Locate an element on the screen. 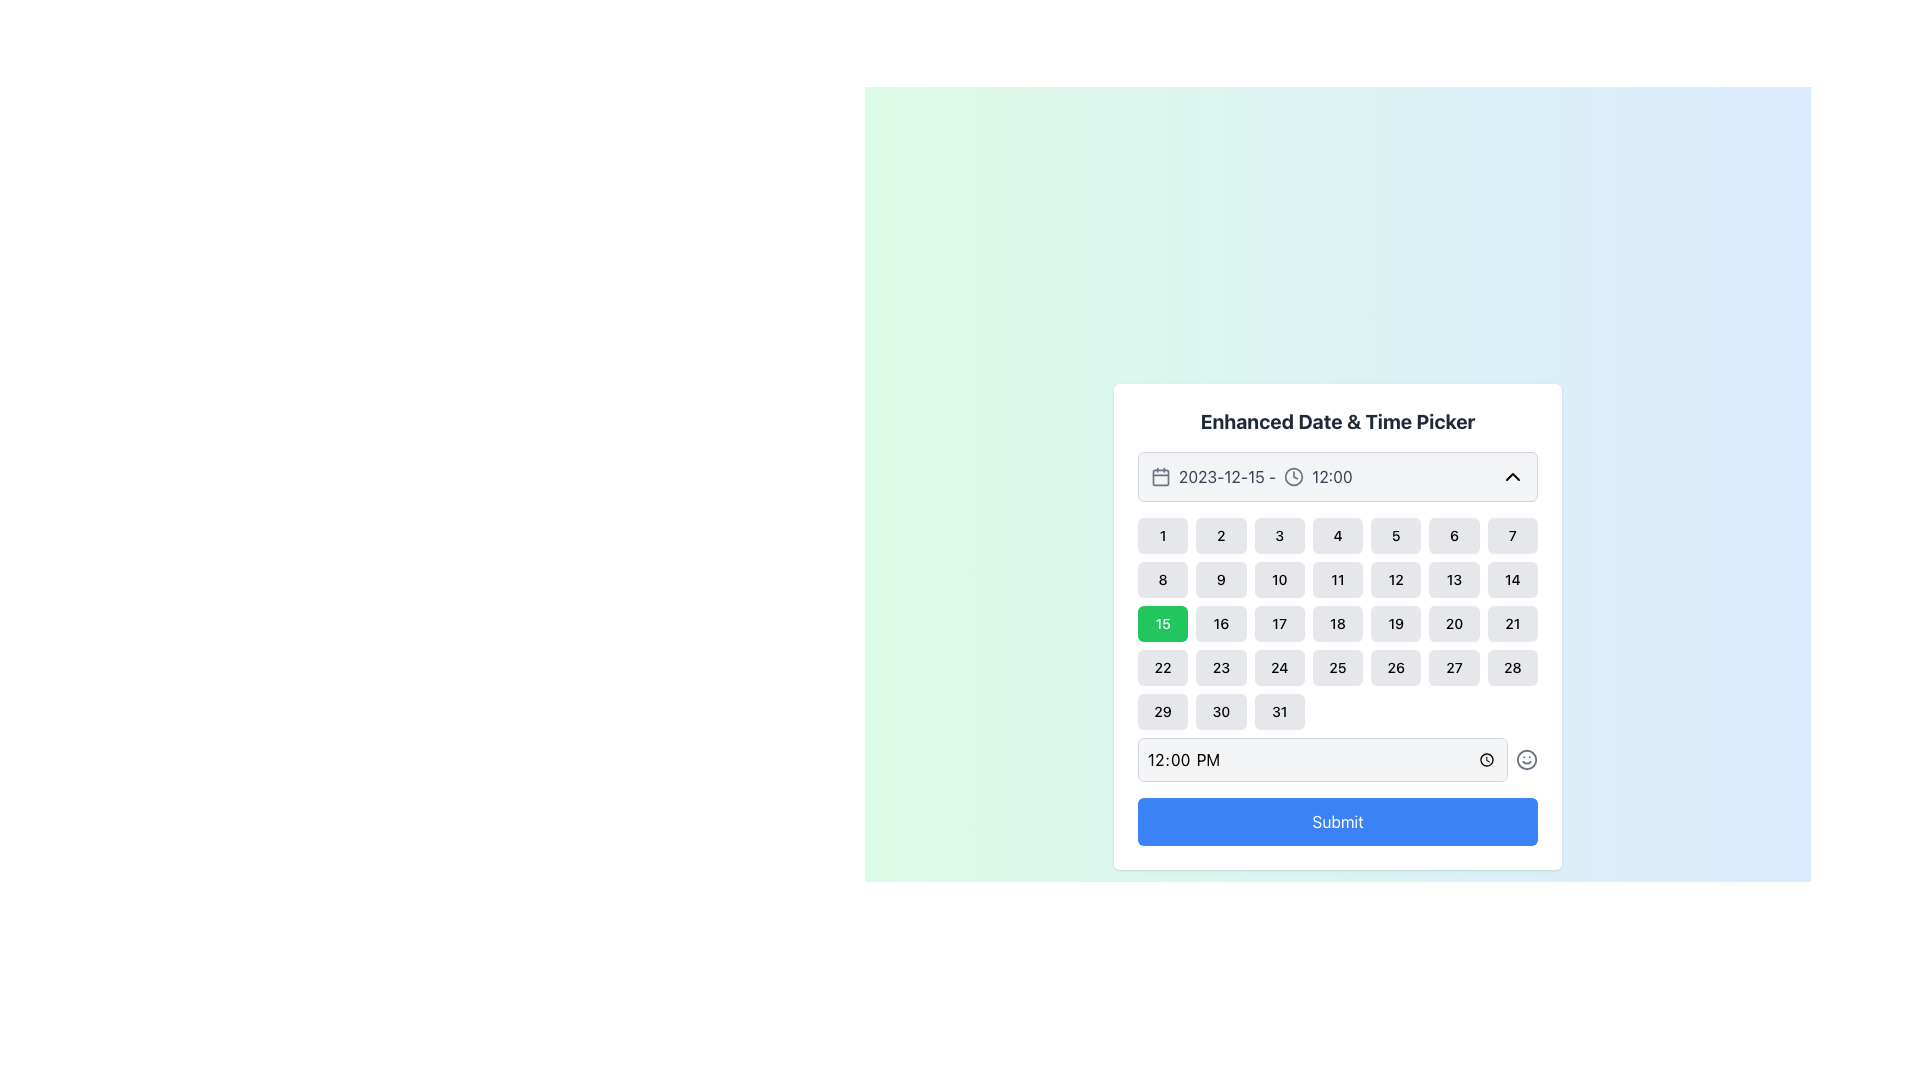  the selectable date button labeled '16' in the calendar interface to highlight it is located at coordinates (1220, 623).